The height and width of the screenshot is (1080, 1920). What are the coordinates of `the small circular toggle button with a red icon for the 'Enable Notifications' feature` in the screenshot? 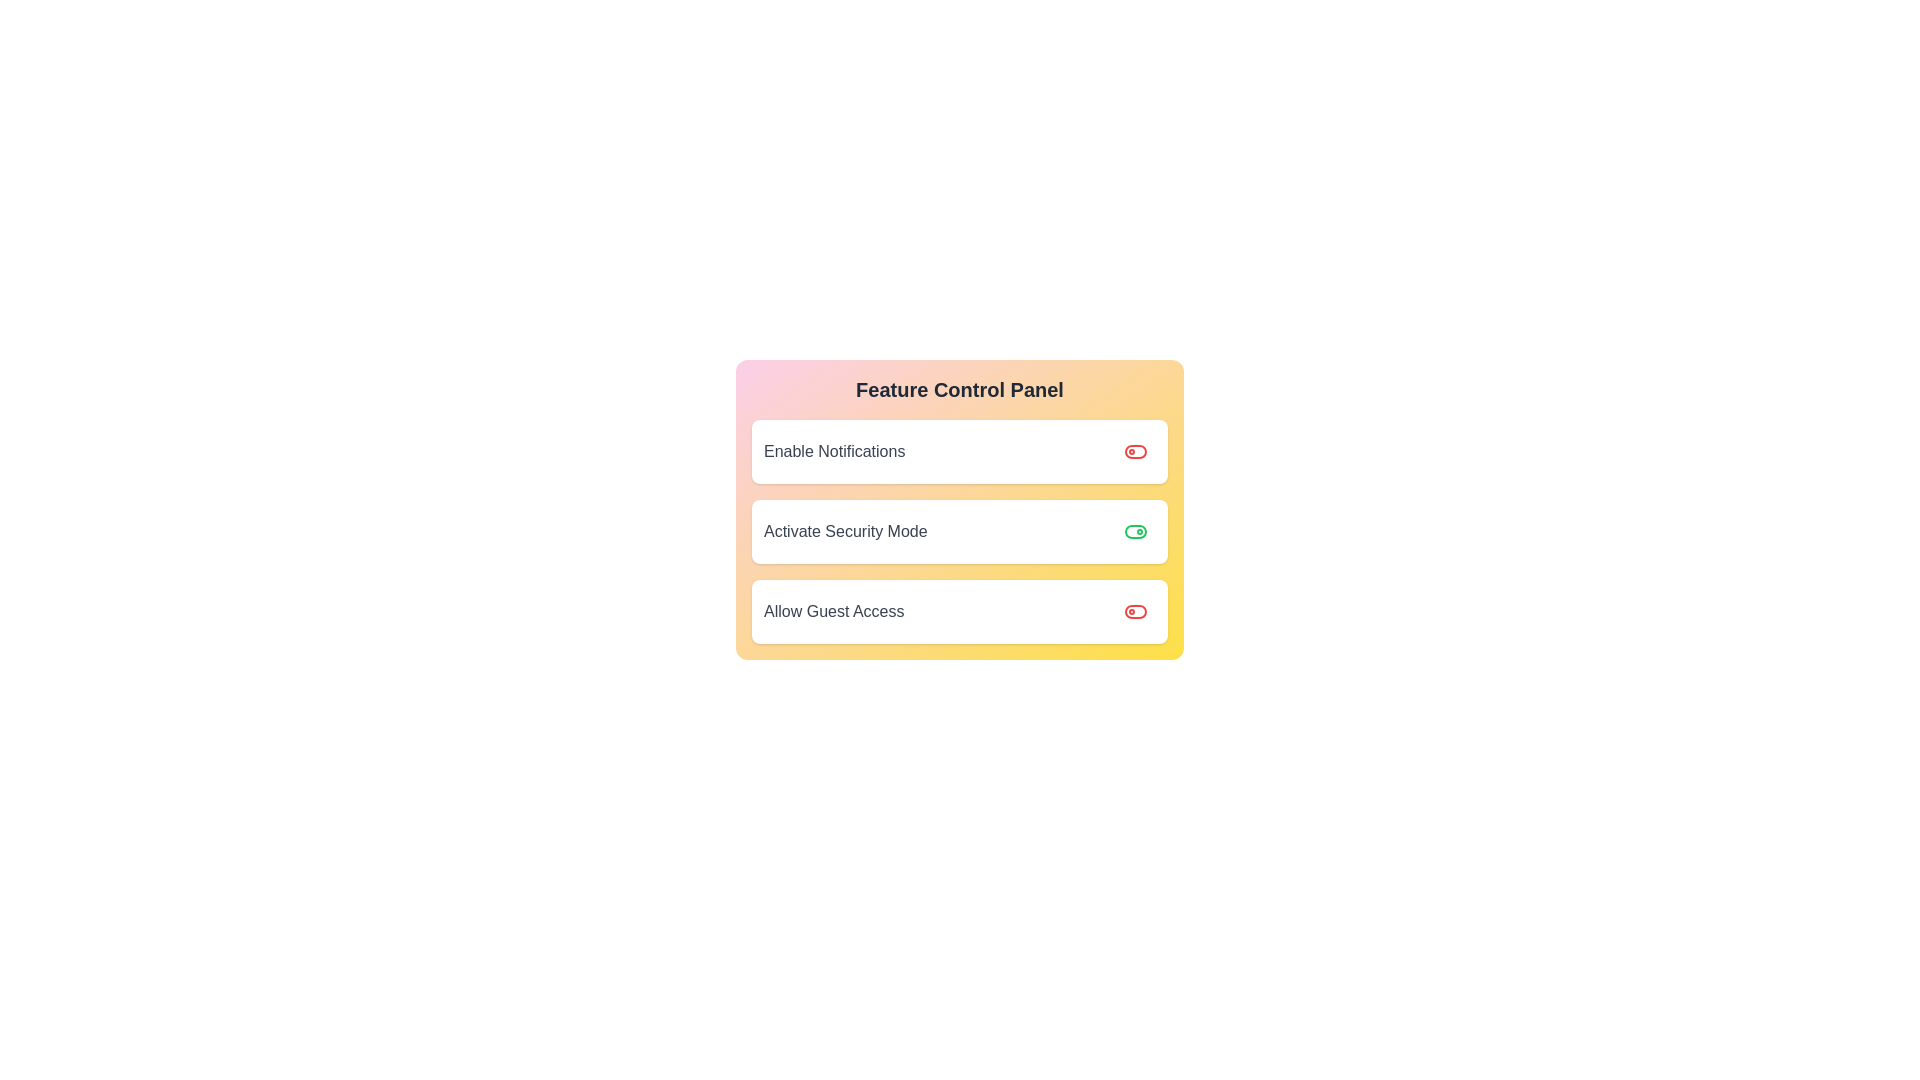 It's located at (1136, 451).